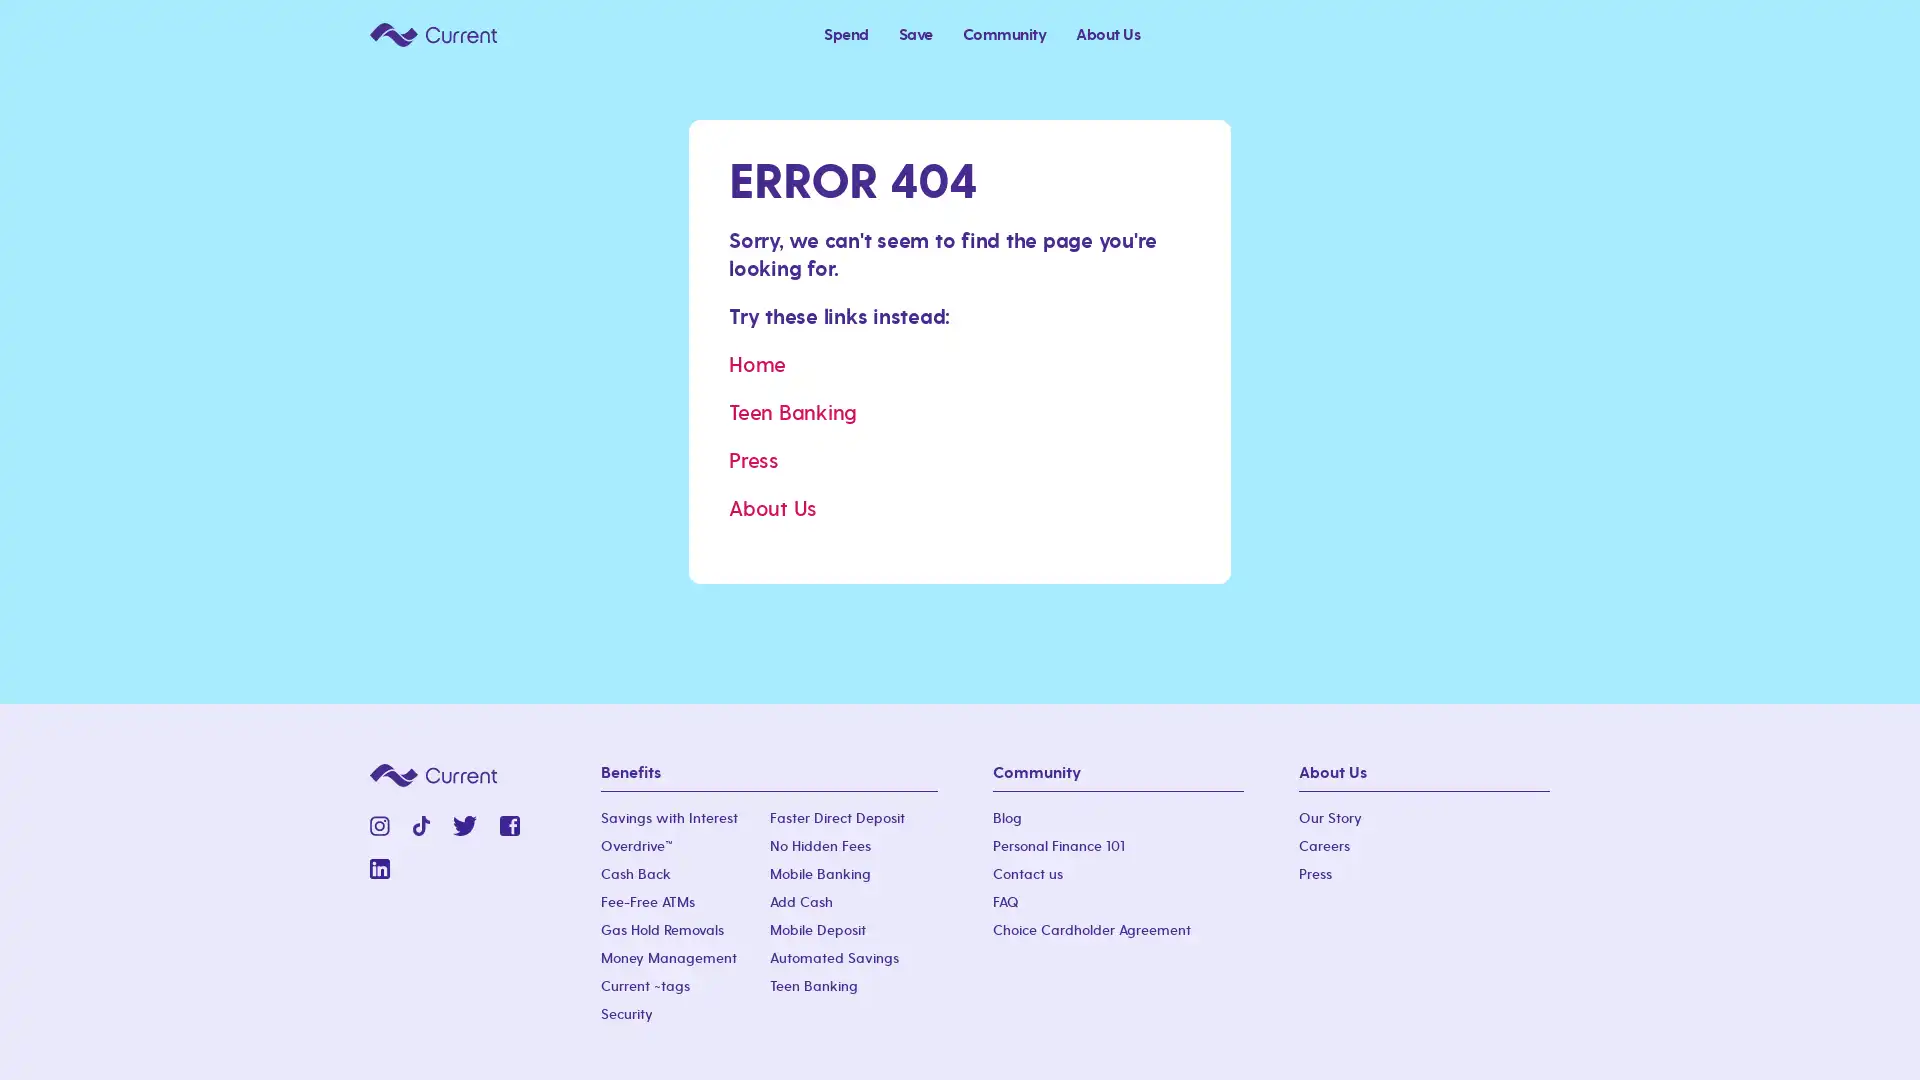 Image resolution: width=1920 pixels, height=1080 pixels. What do you see at coordinates (1324, 847) in the screenshot?
I see `Careers` at bounding box center [1324, 847].